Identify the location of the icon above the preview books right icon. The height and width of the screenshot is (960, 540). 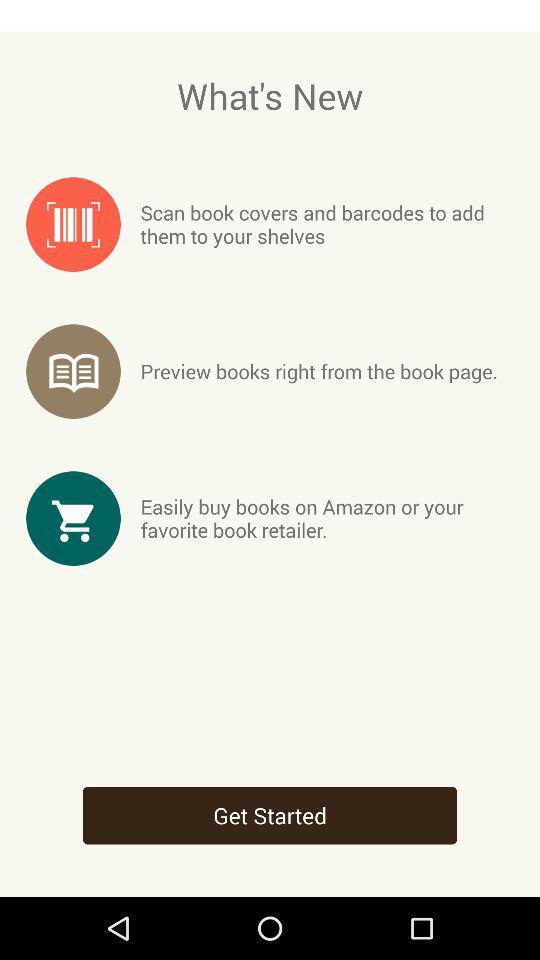
(327, 224).